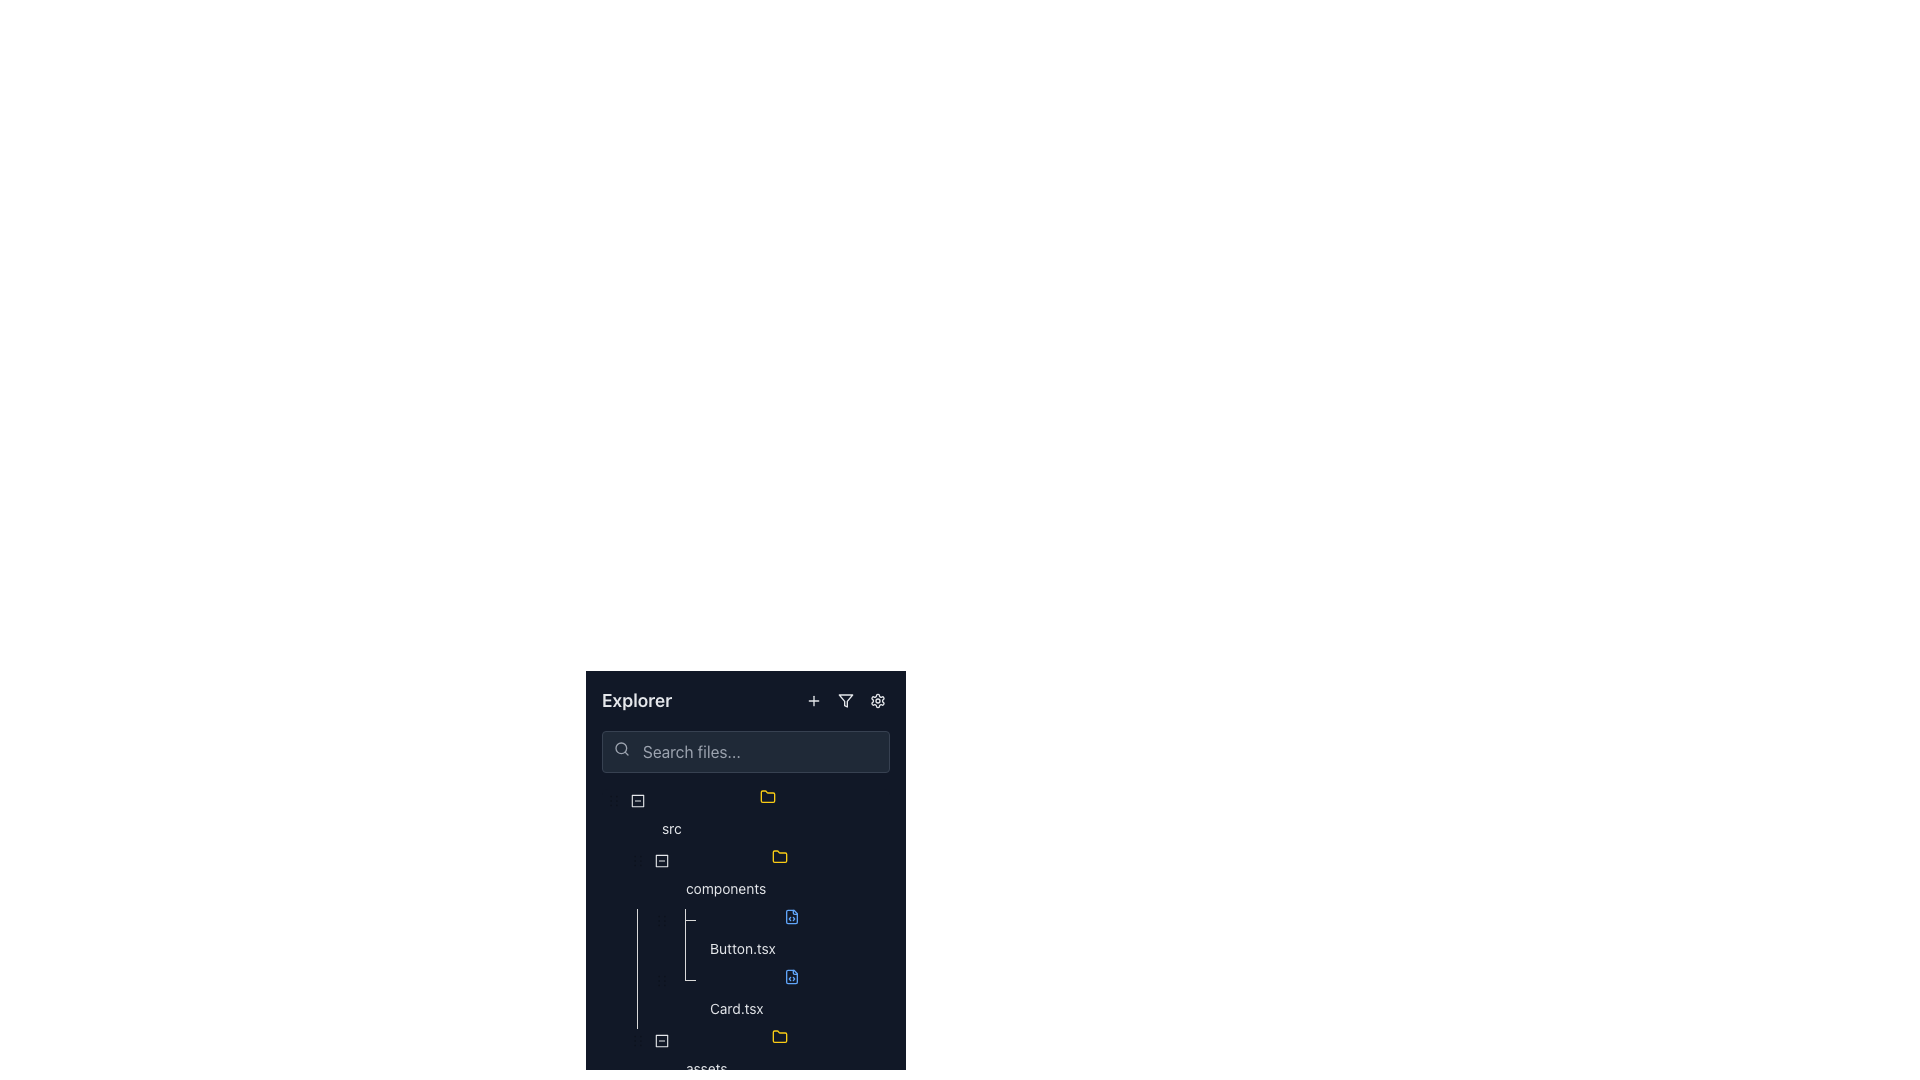  Describe the element at coordinates (741, 947) in the screenshot. I see `on the 'Button.tsx' file item label in the file tree browser` at that location.